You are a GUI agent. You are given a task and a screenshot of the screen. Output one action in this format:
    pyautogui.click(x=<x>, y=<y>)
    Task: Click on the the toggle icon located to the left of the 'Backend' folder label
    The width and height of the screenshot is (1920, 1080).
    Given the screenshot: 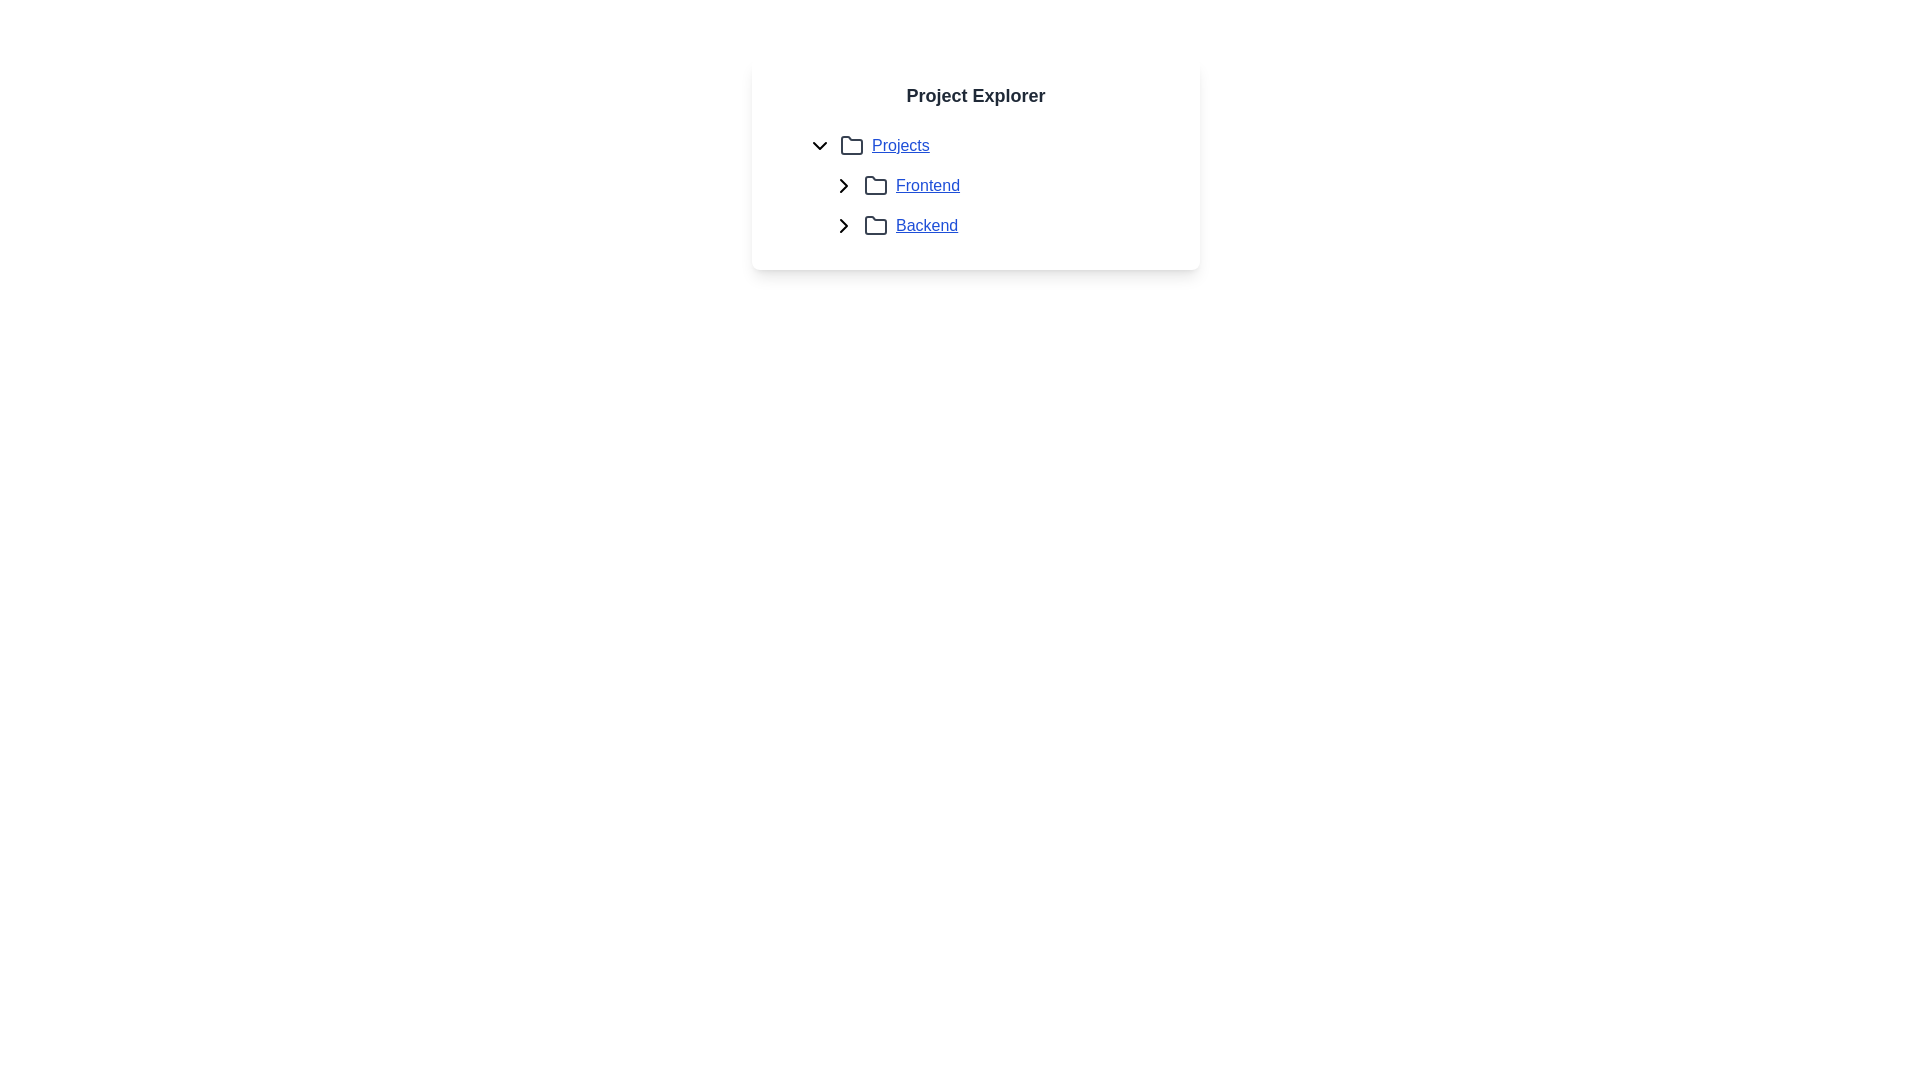 What is the action you would take?
    pyautogui.click(x=844, y=225)
    